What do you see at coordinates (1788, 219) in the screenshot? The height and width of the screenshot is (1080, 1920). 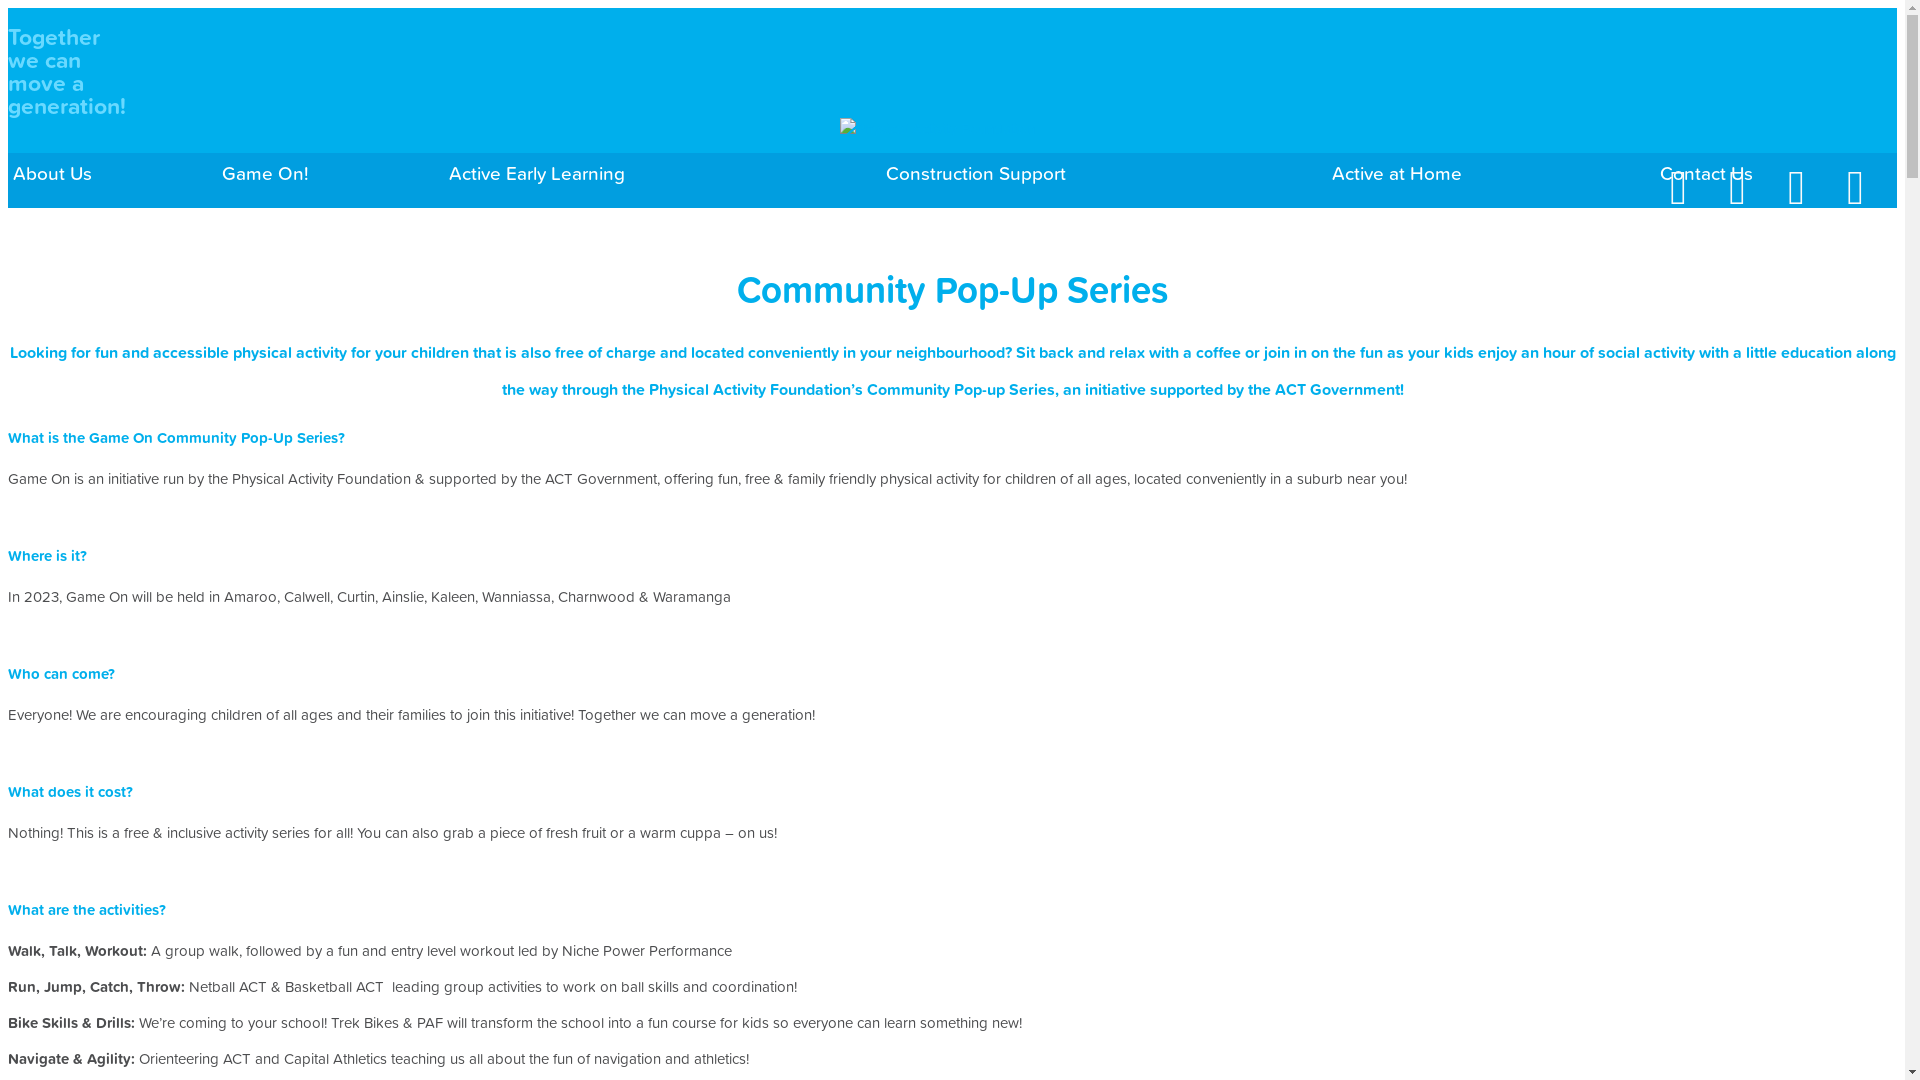 I see `'Vimeo'` at bounding box center [1788, 219].